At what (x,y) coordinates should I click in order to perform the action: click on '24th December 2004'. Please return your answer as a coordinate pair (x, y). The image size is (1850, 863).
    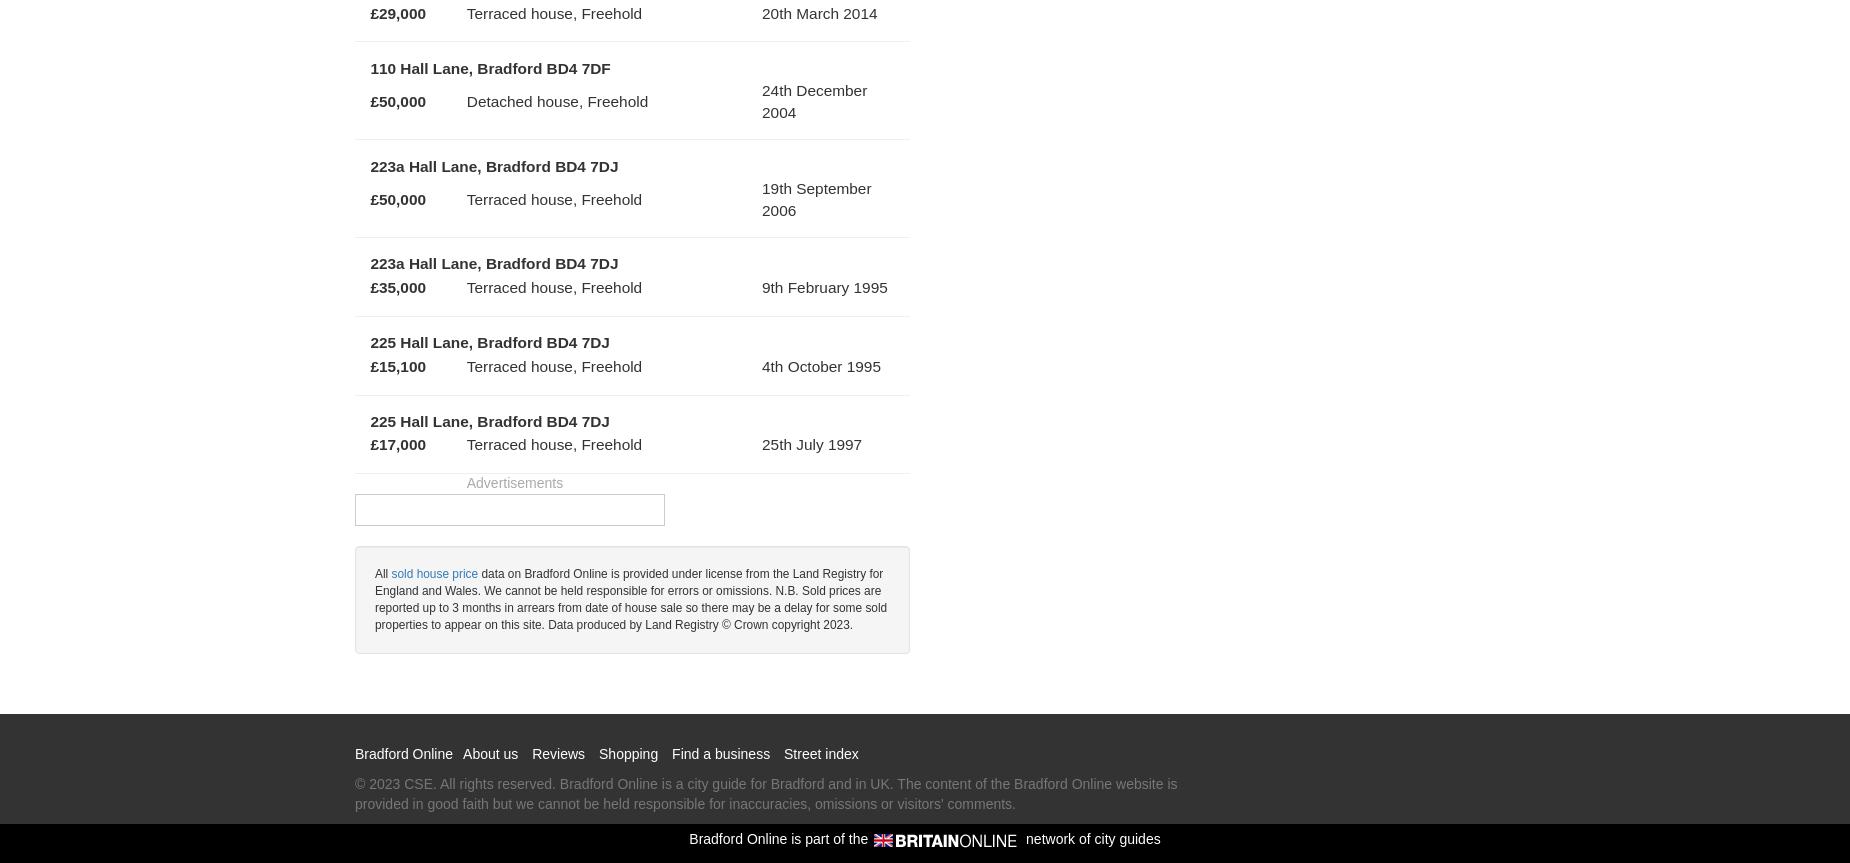
    Looking at the image, I should click on (814, 99).